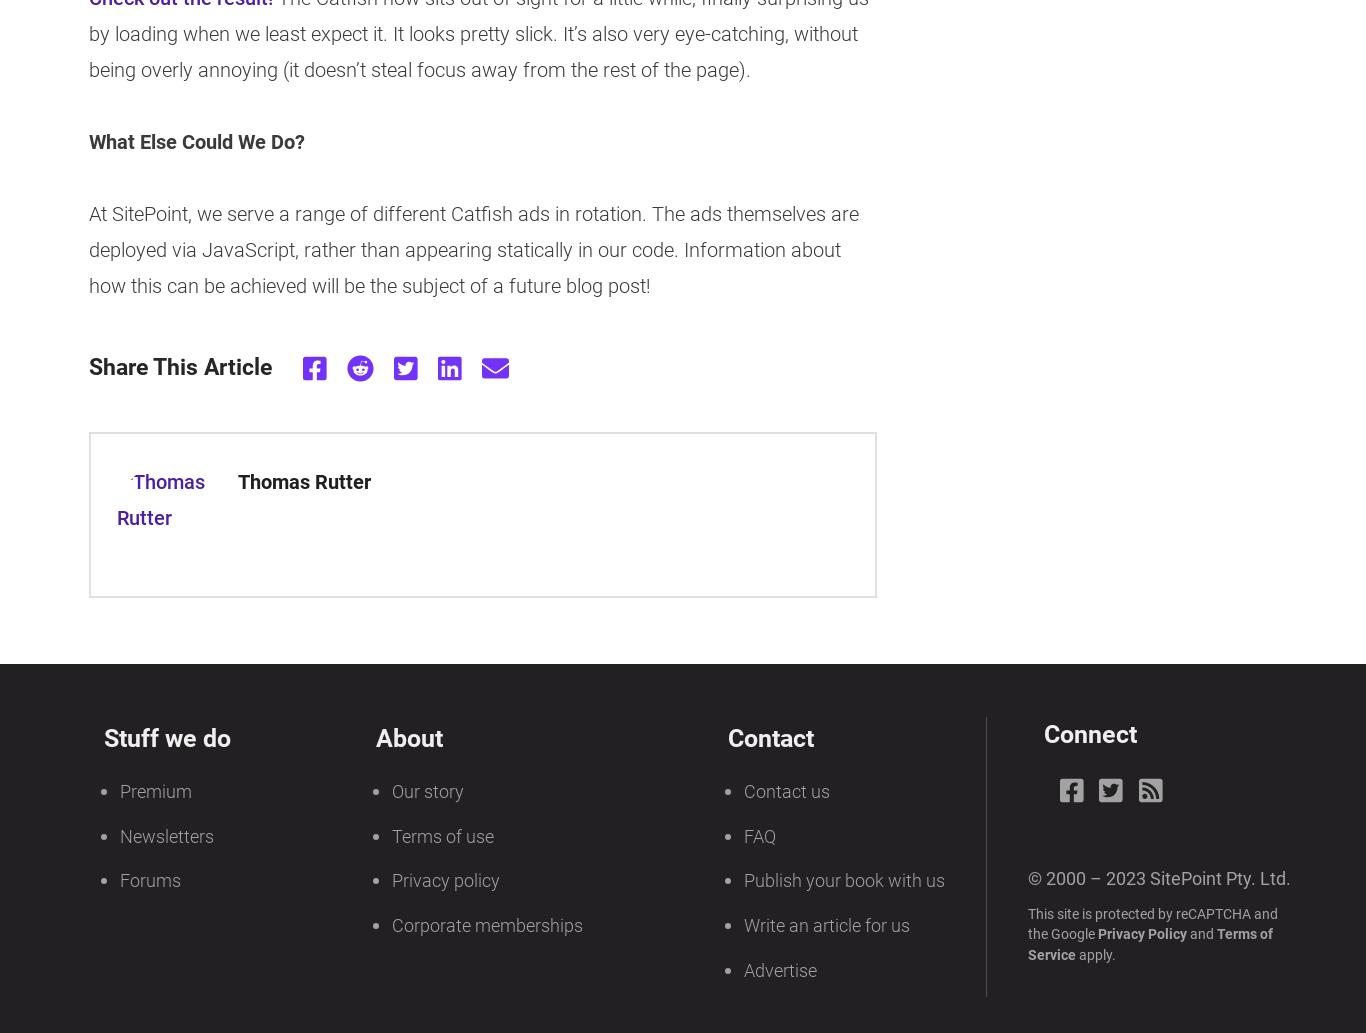  I want to click on 'Advertise', so click(779, 970).